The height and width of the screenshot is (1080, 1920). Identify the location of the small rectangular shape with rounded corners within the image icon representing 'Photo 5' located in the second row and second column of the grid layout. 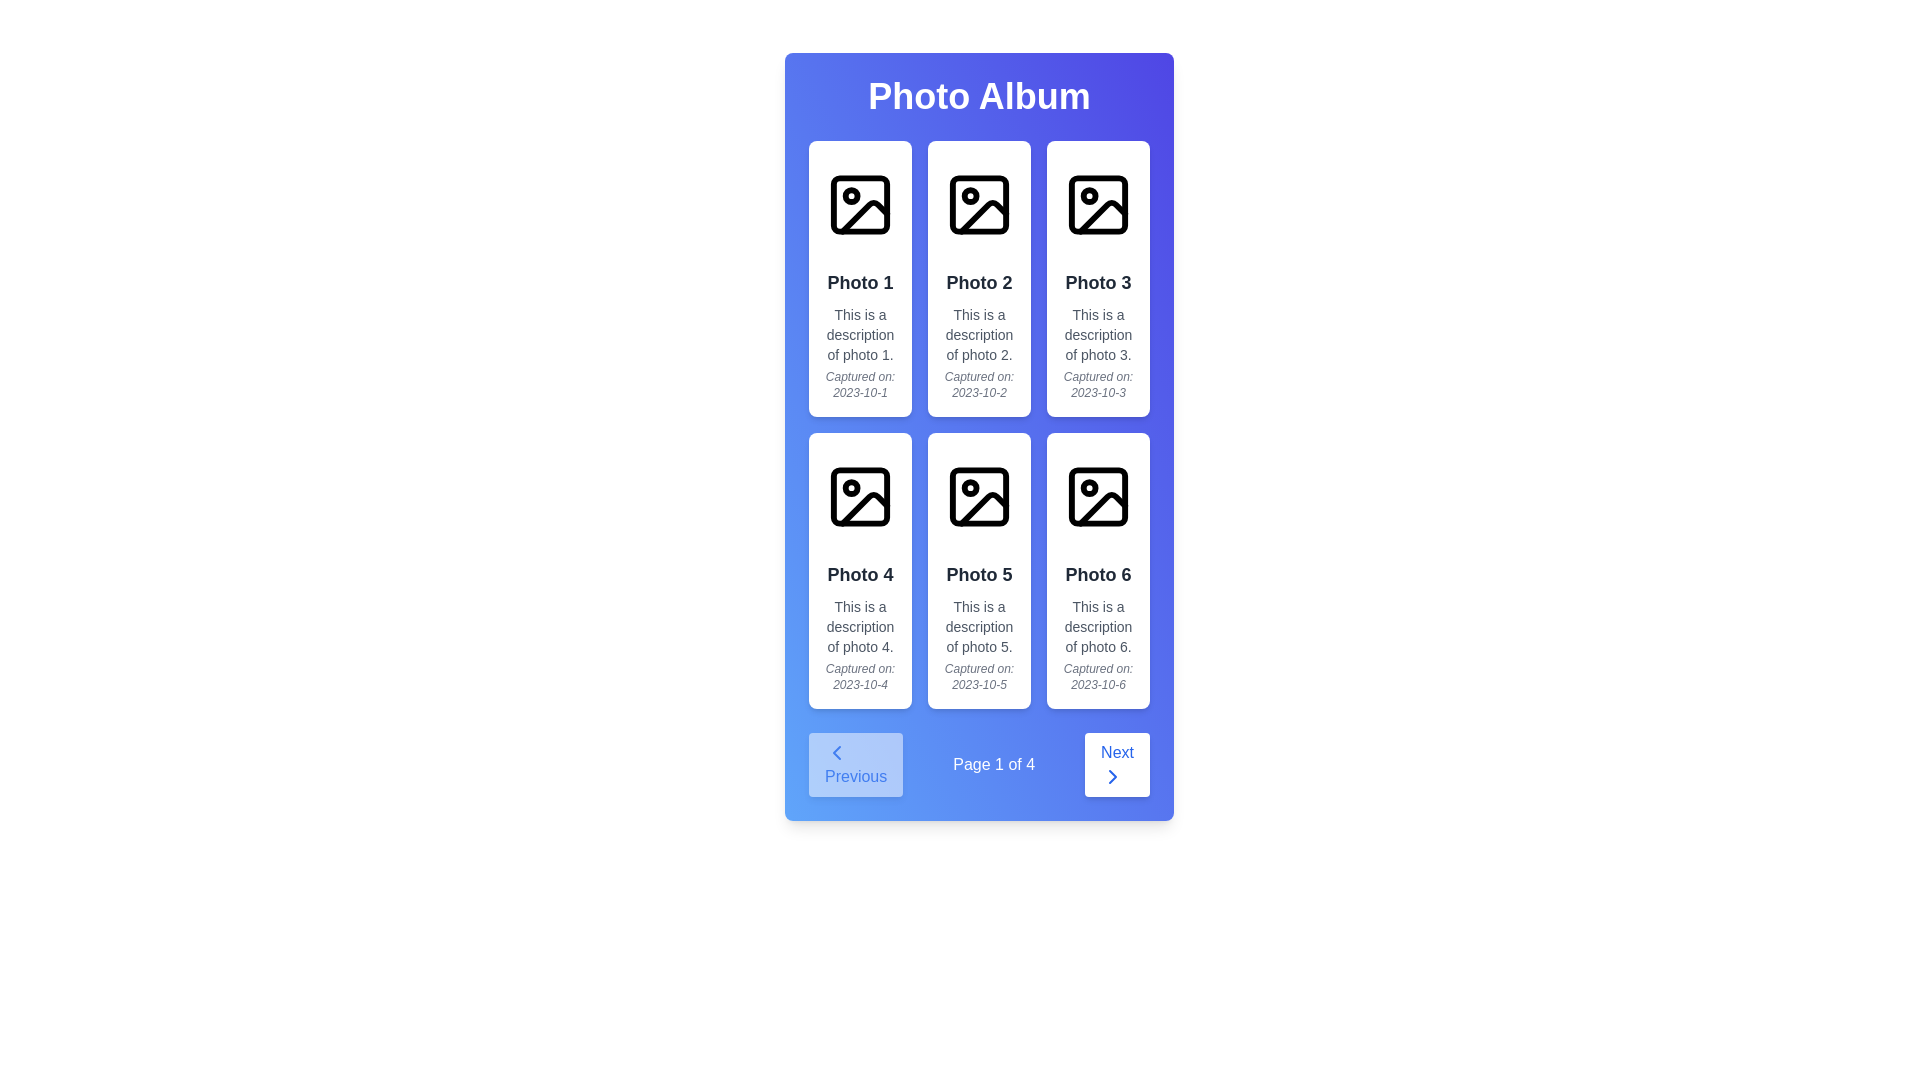
(979, 496).